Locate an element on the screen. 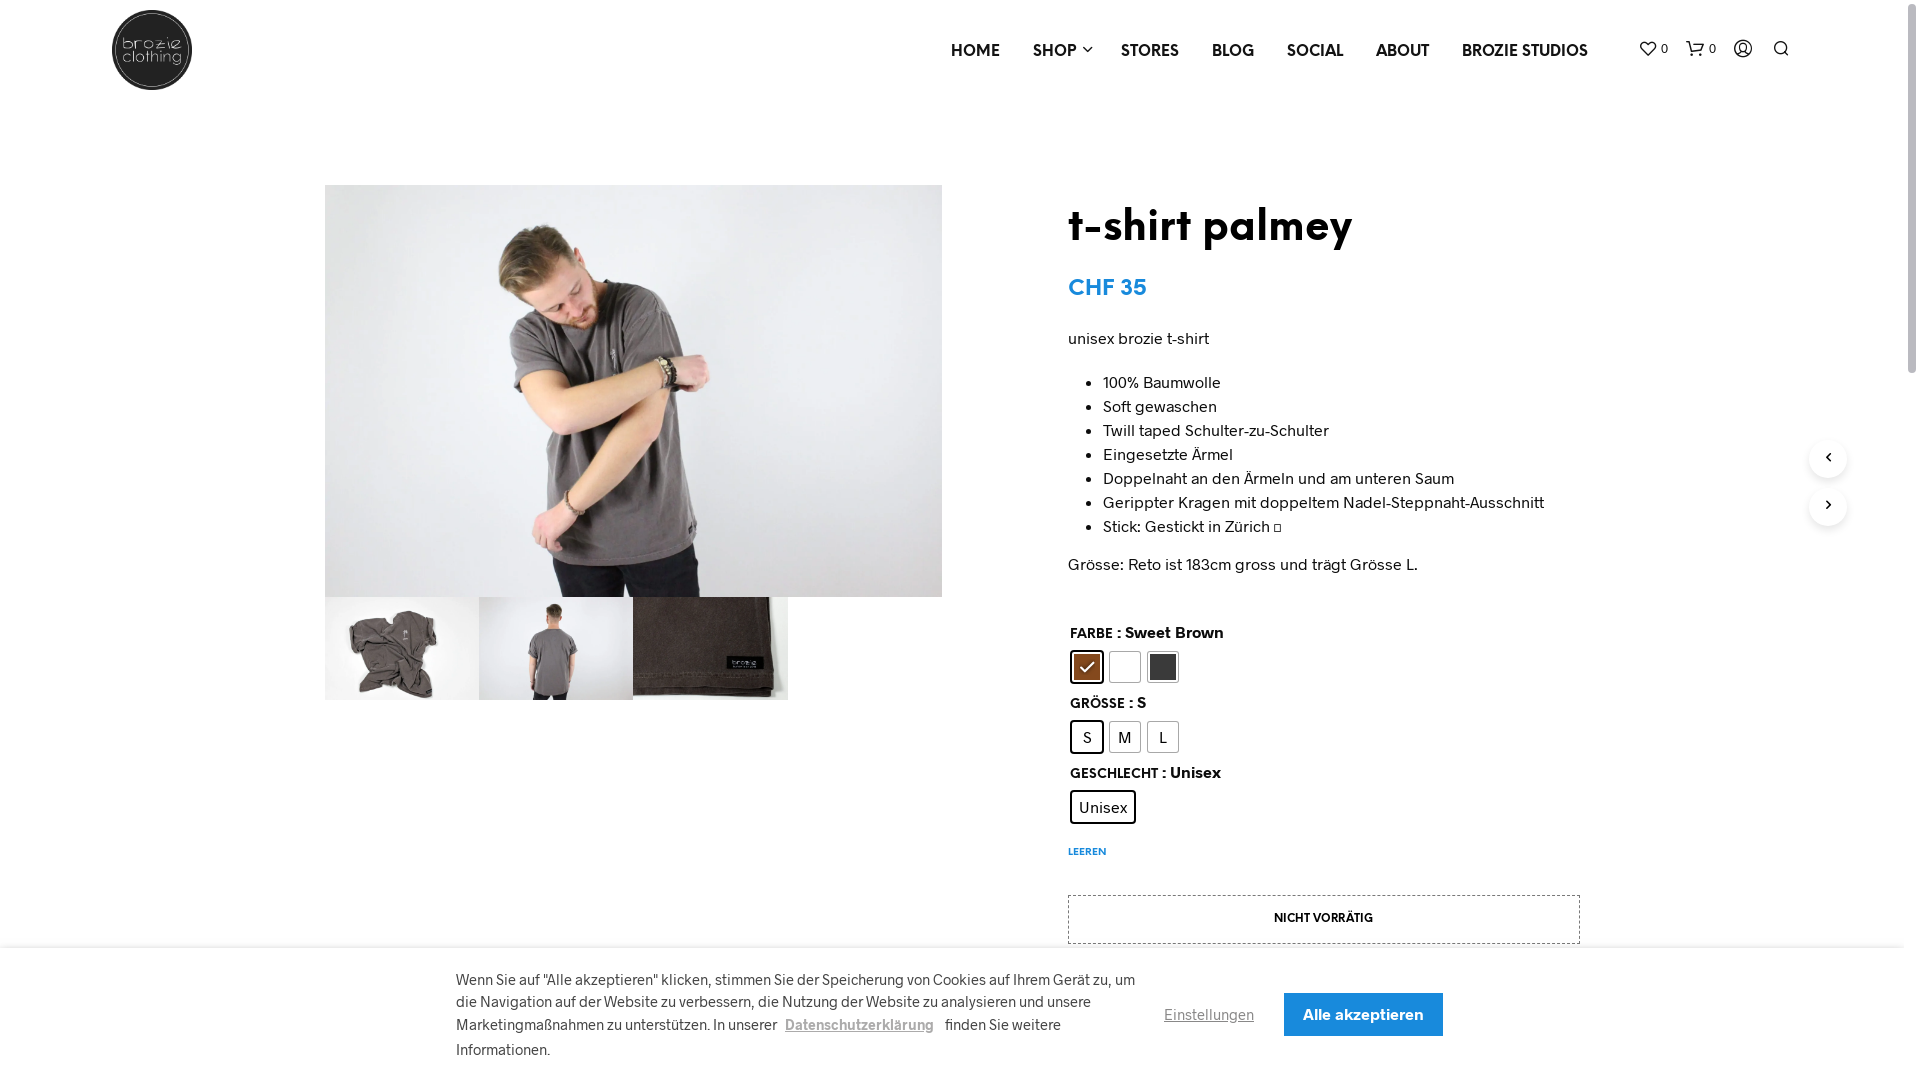  'Einstellungen' is located at coordinates (1208, 1013).